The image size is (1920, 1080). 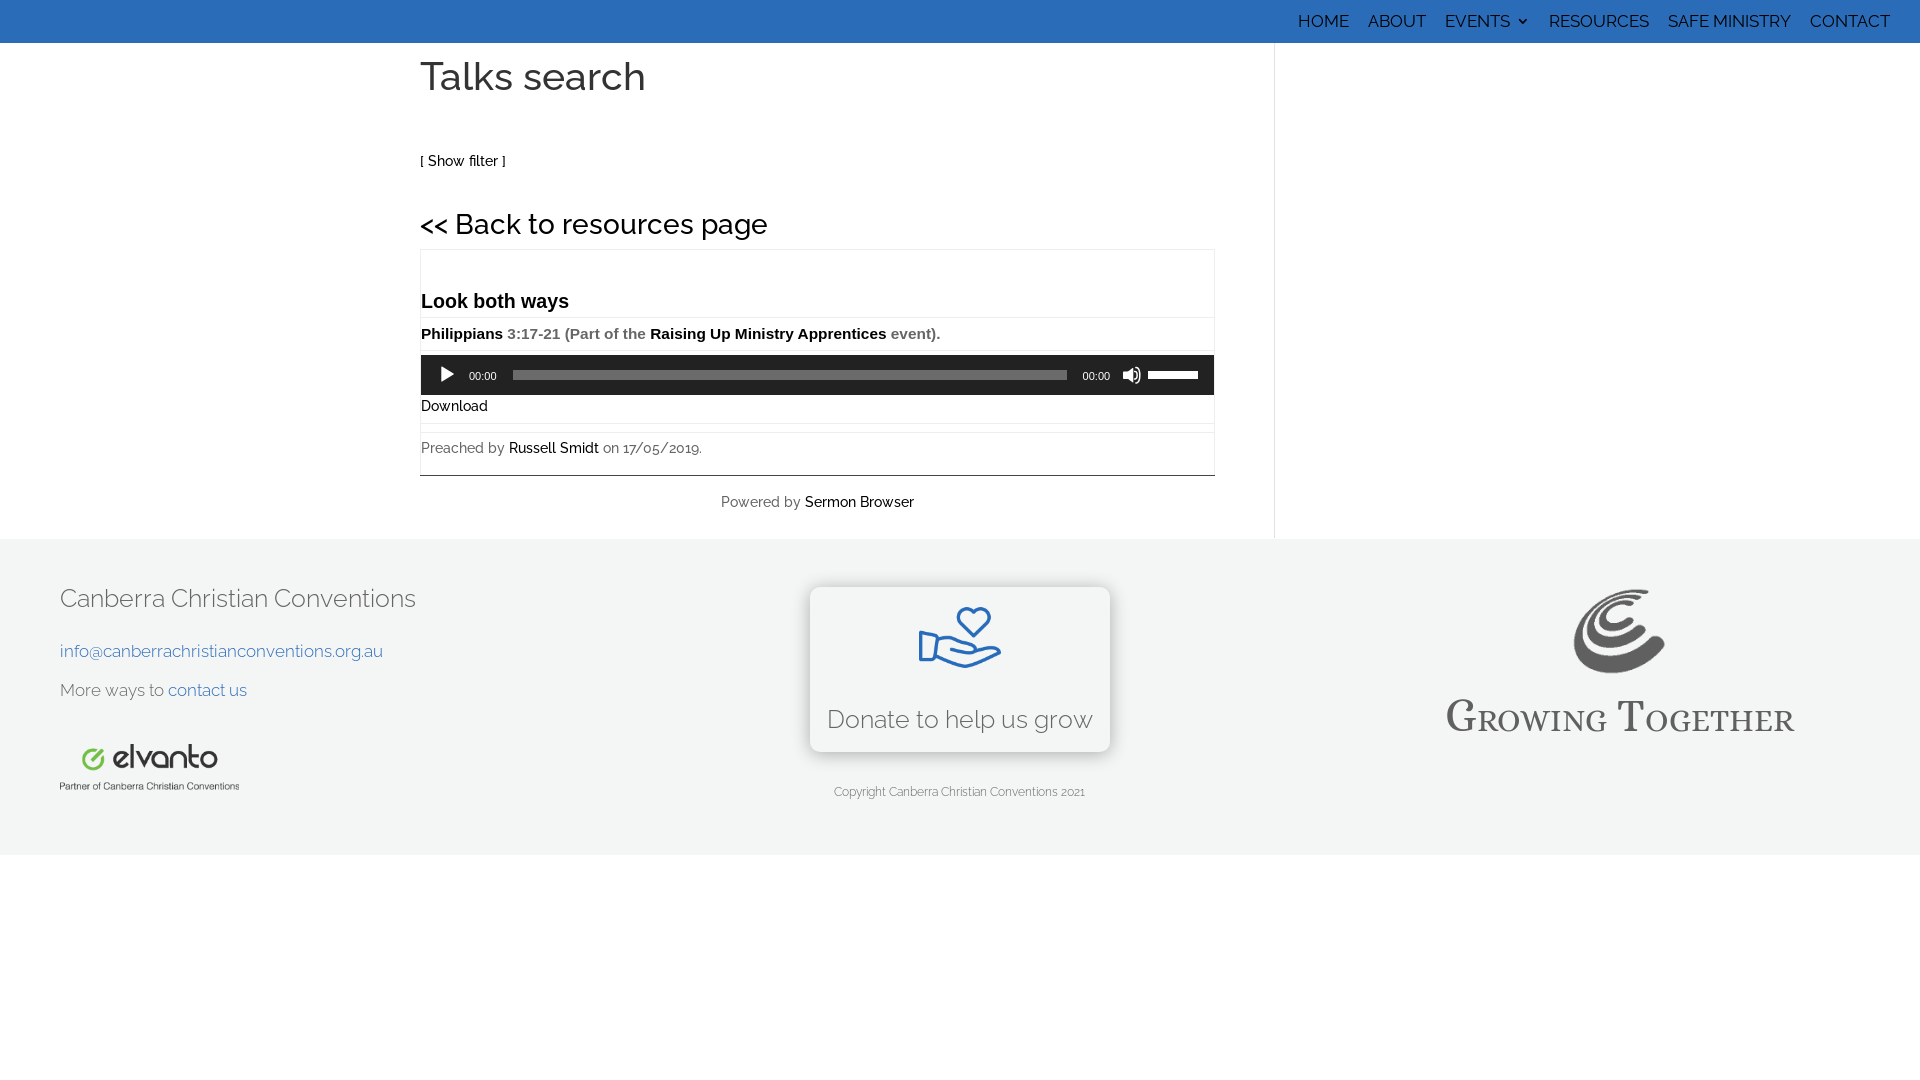 I want to click on '[ Show filter ]', so click(x=461, y=160).